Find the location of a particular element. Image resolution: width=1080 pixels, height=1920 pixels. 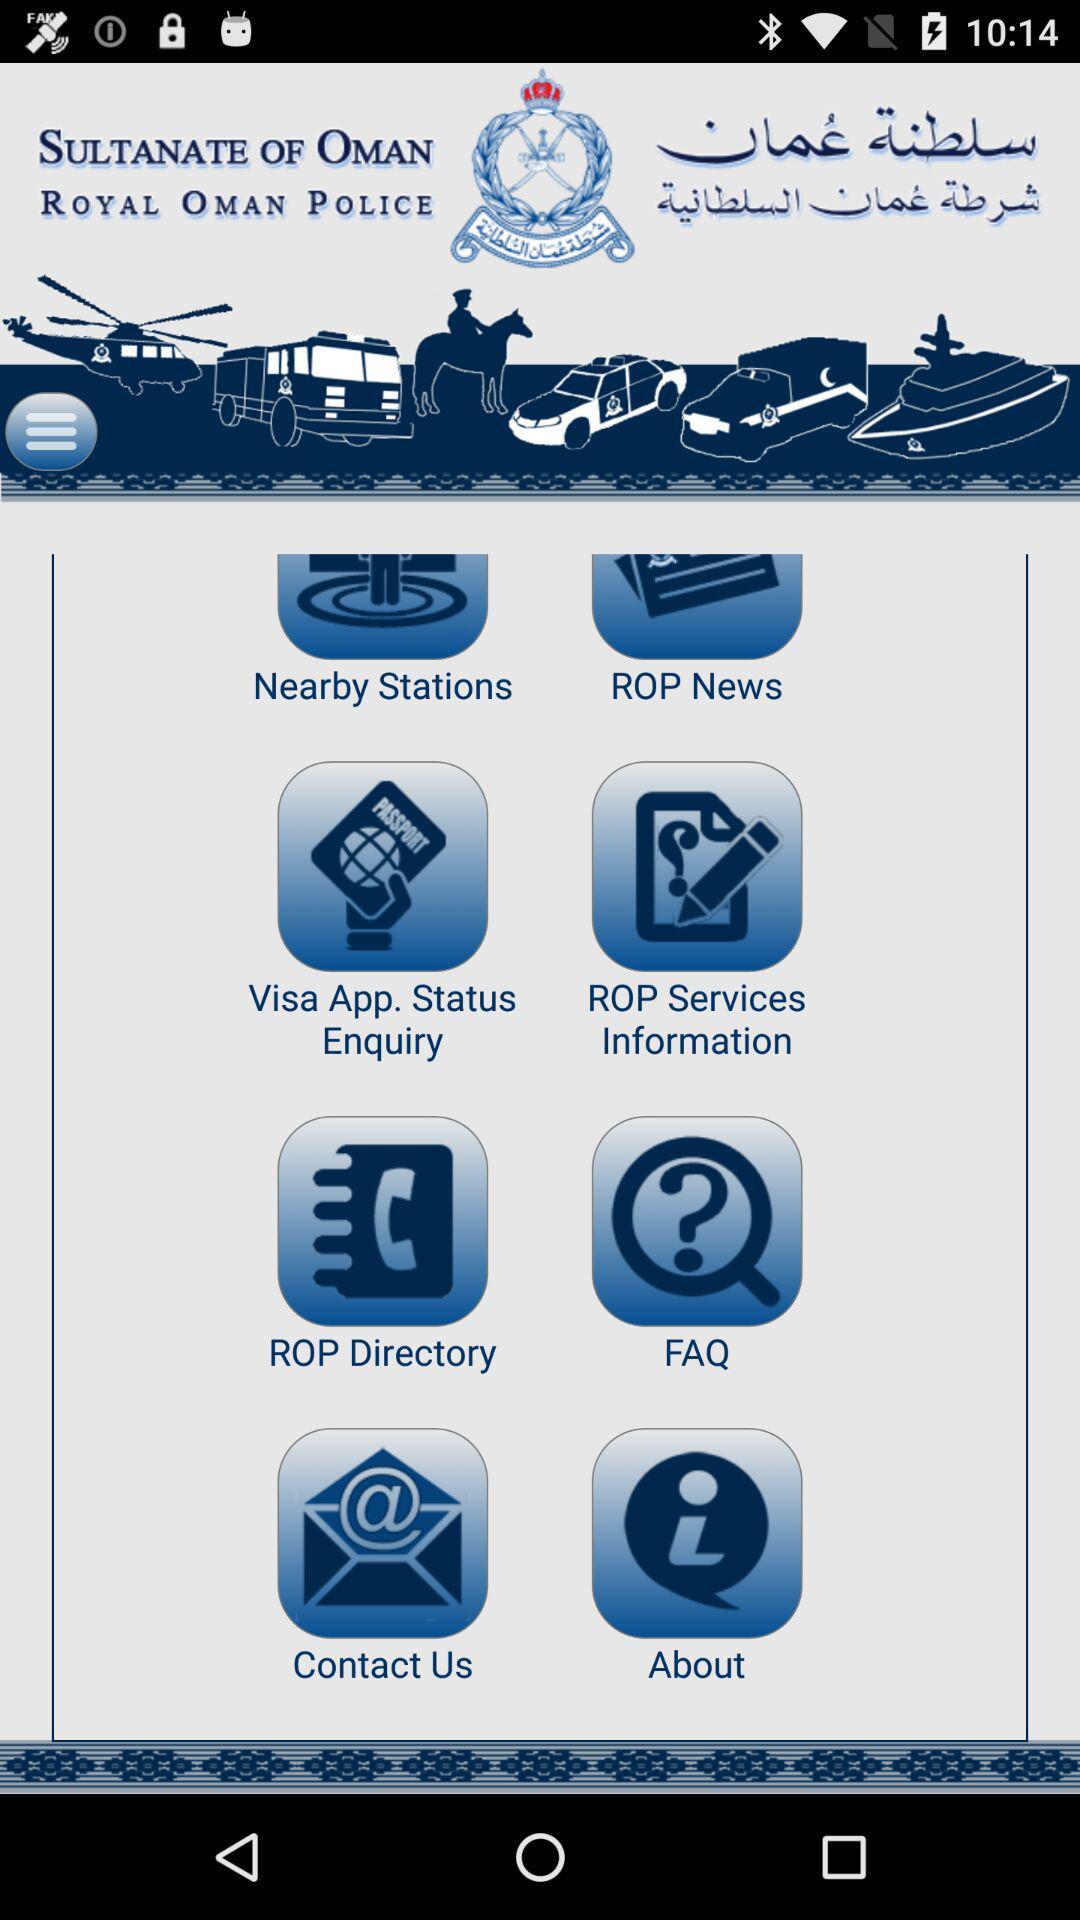

locate nearby police stations is located at coordinates (382, 606).